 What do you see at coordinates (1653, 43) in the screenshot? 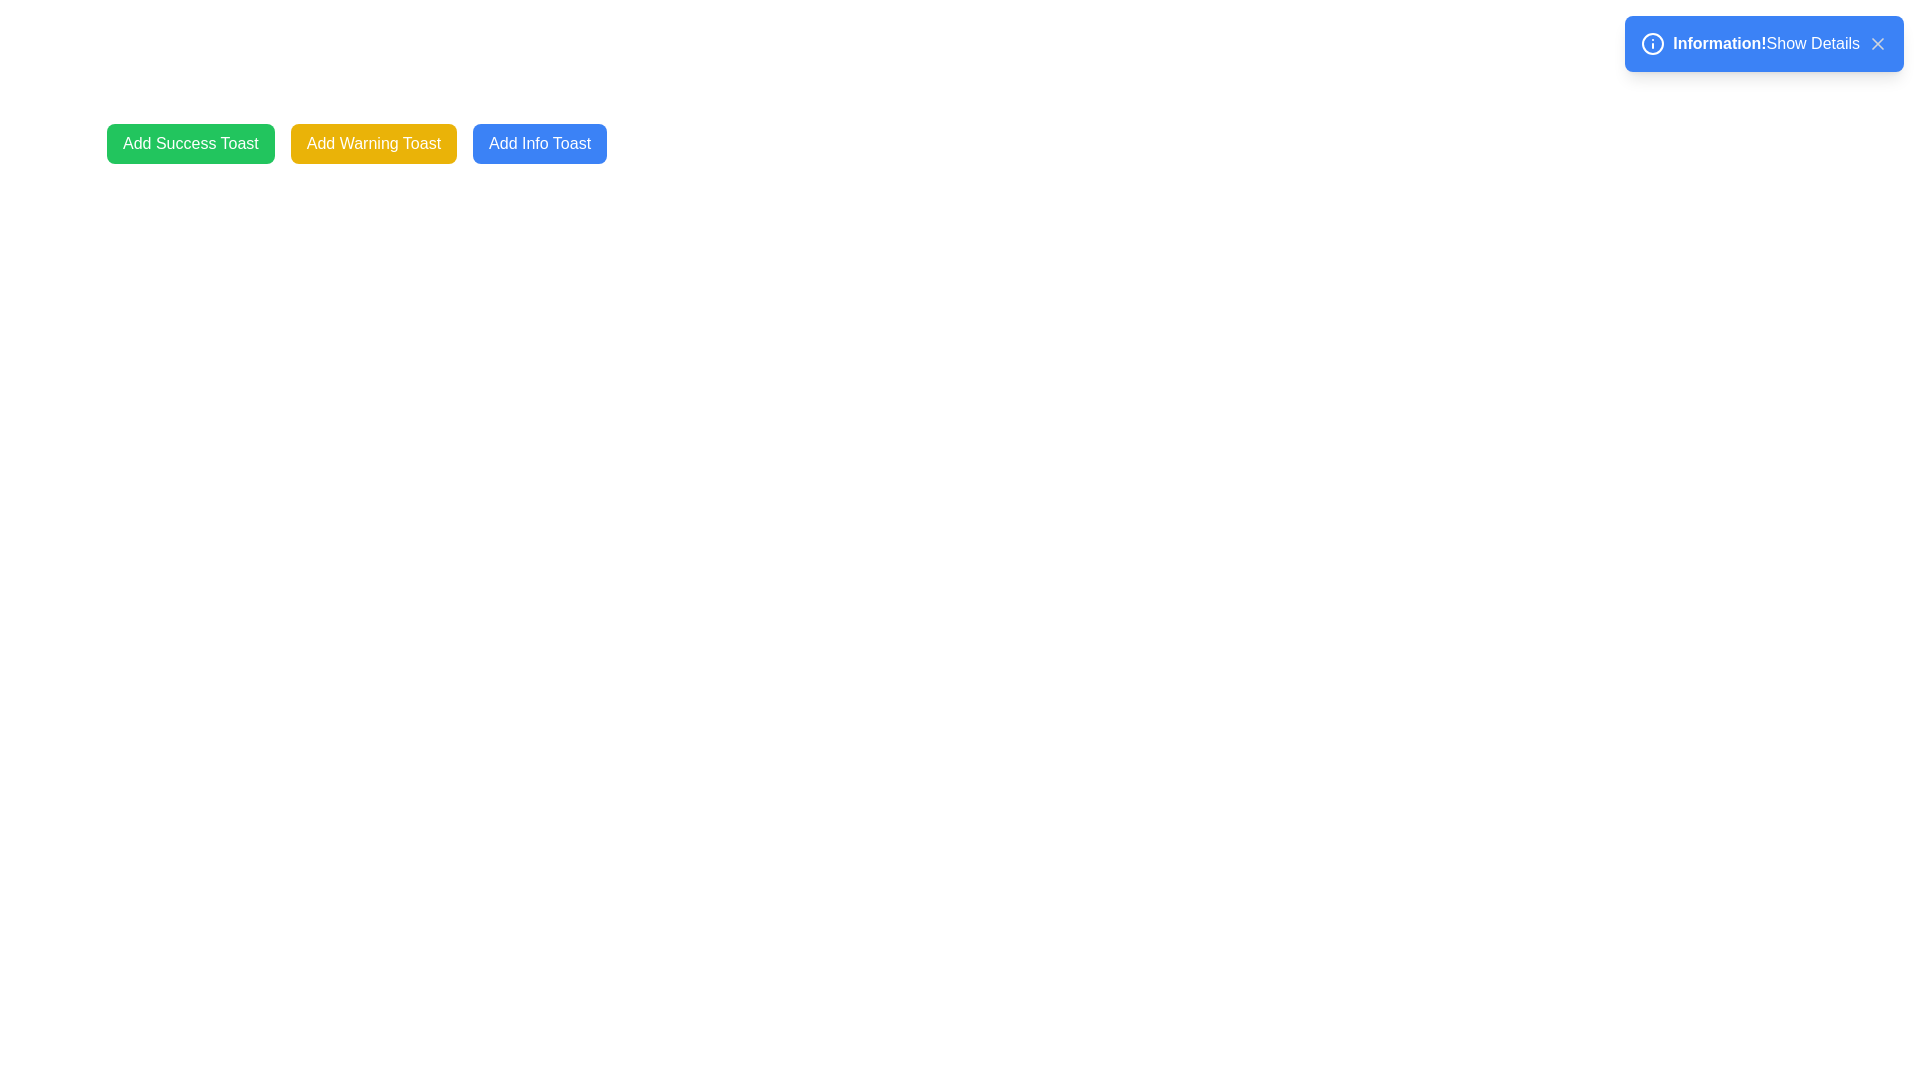
I see `the circular boundary of the information icon, which is styled in blue and white colors, located prominently to the left of the 'Information!' text in the blue notification bar at the top-right corner of the interface` at bounding box center [1653, 43].